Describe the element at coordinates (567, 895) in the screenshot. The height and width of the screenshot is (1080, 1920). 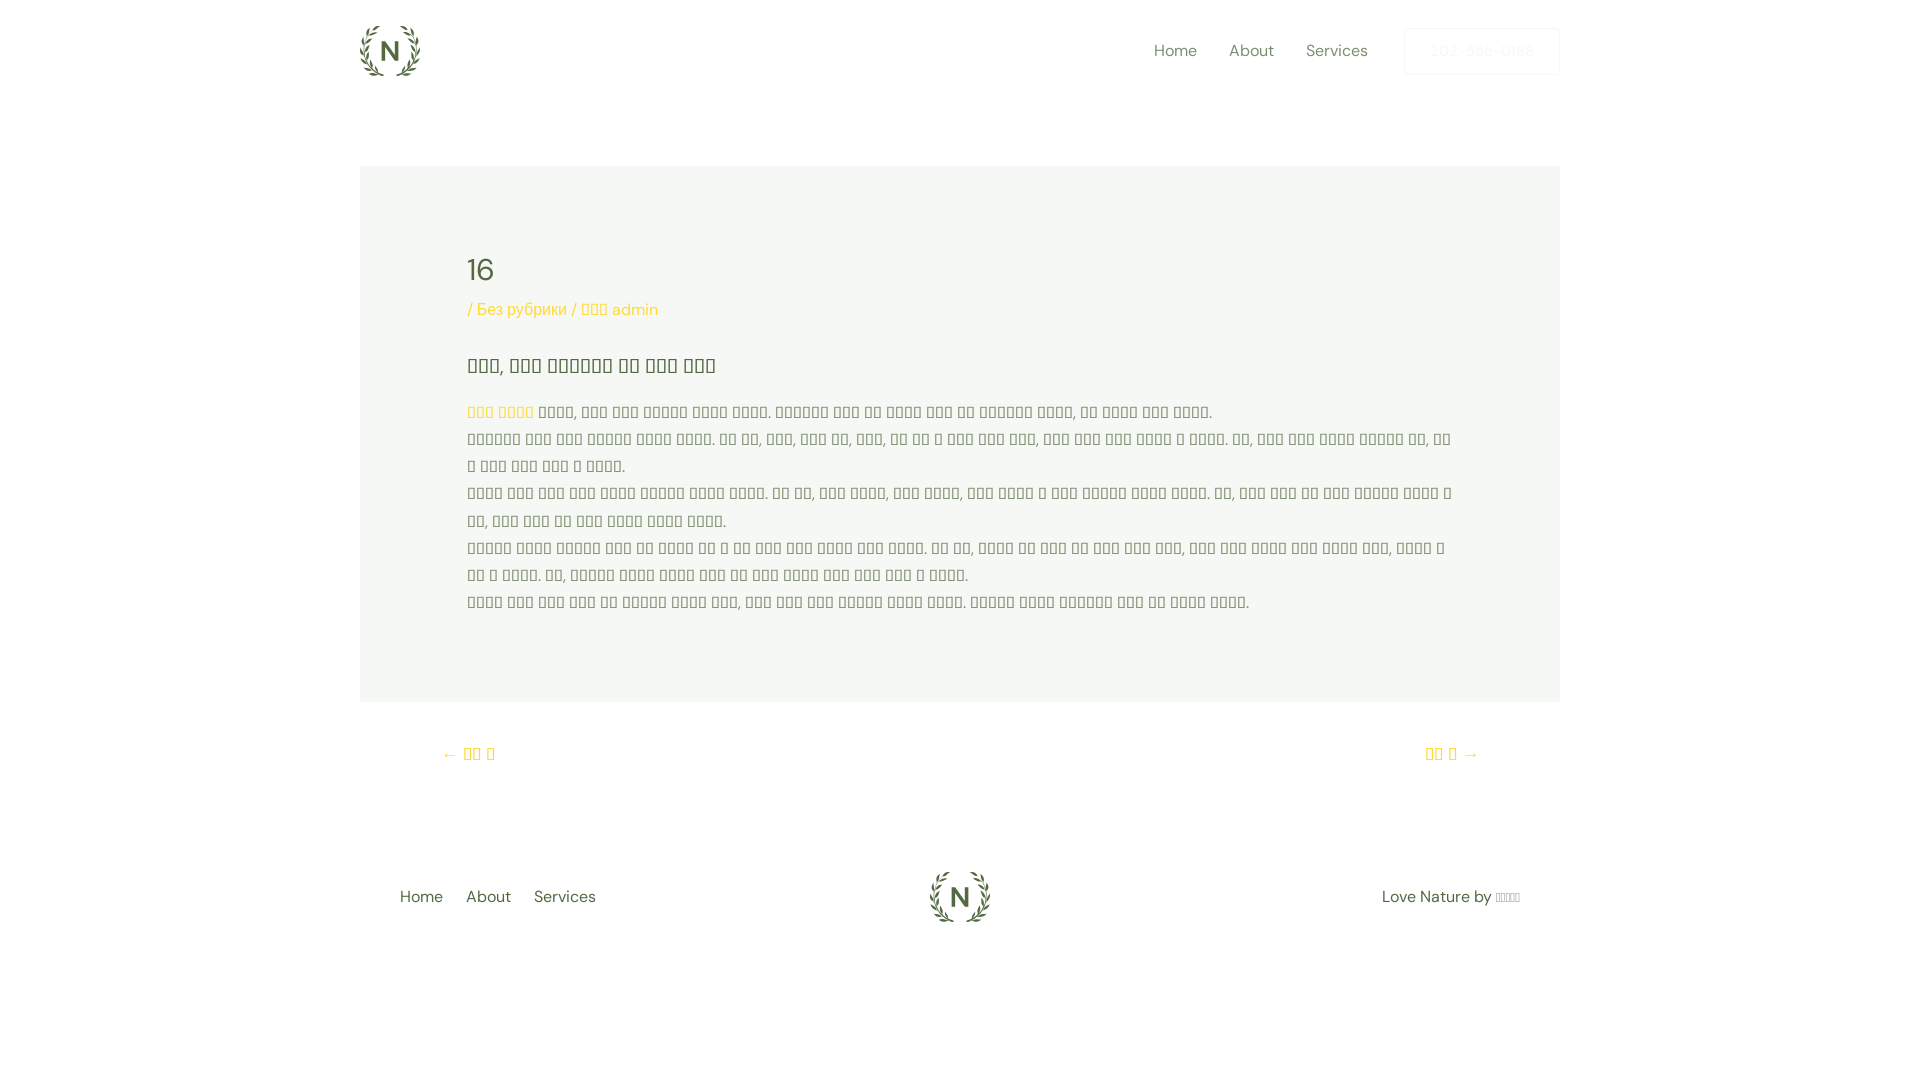
I see `'Services'` at that location.